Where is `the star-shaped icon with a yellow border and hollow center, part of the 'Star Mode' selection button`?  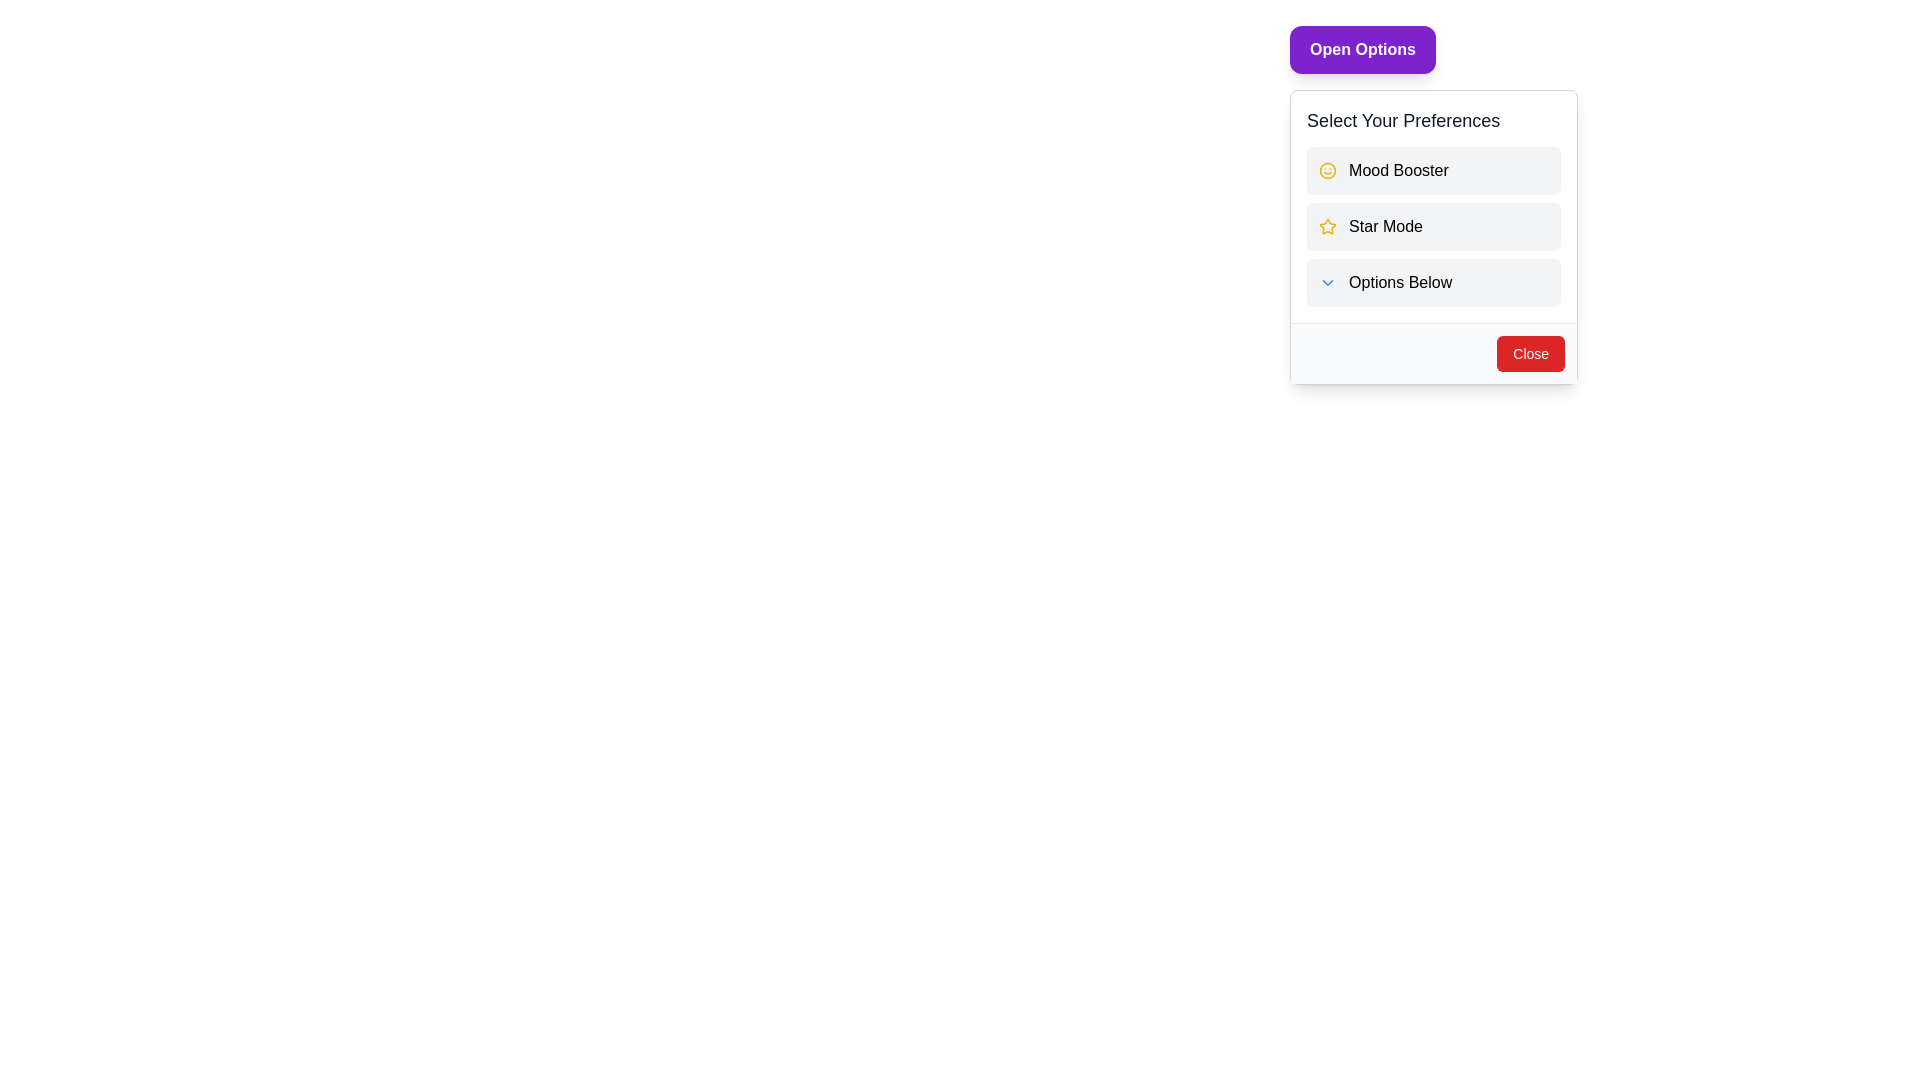
the star-shaped icon with a yellow border and hollow center, part of the 'Star Mode' selection button is located at coordinates (1328, 225).